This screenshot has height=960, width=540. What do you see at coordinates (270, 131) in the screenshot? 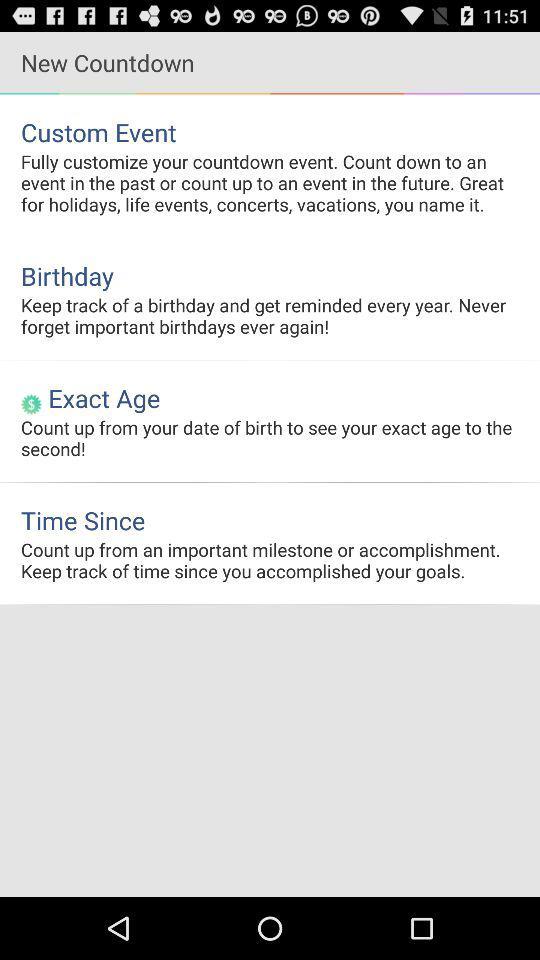
I see `app above fully customize your icon` at bounding box center [270, 131].